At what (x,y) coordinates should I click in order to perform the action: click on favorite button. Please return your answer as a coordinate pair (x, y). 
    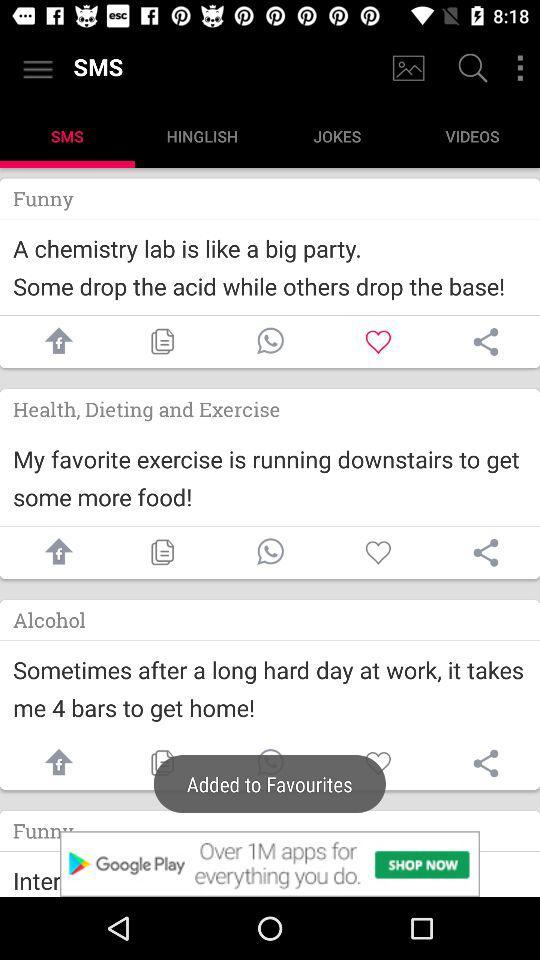
    Looking at the image, I should click on (378, 762).